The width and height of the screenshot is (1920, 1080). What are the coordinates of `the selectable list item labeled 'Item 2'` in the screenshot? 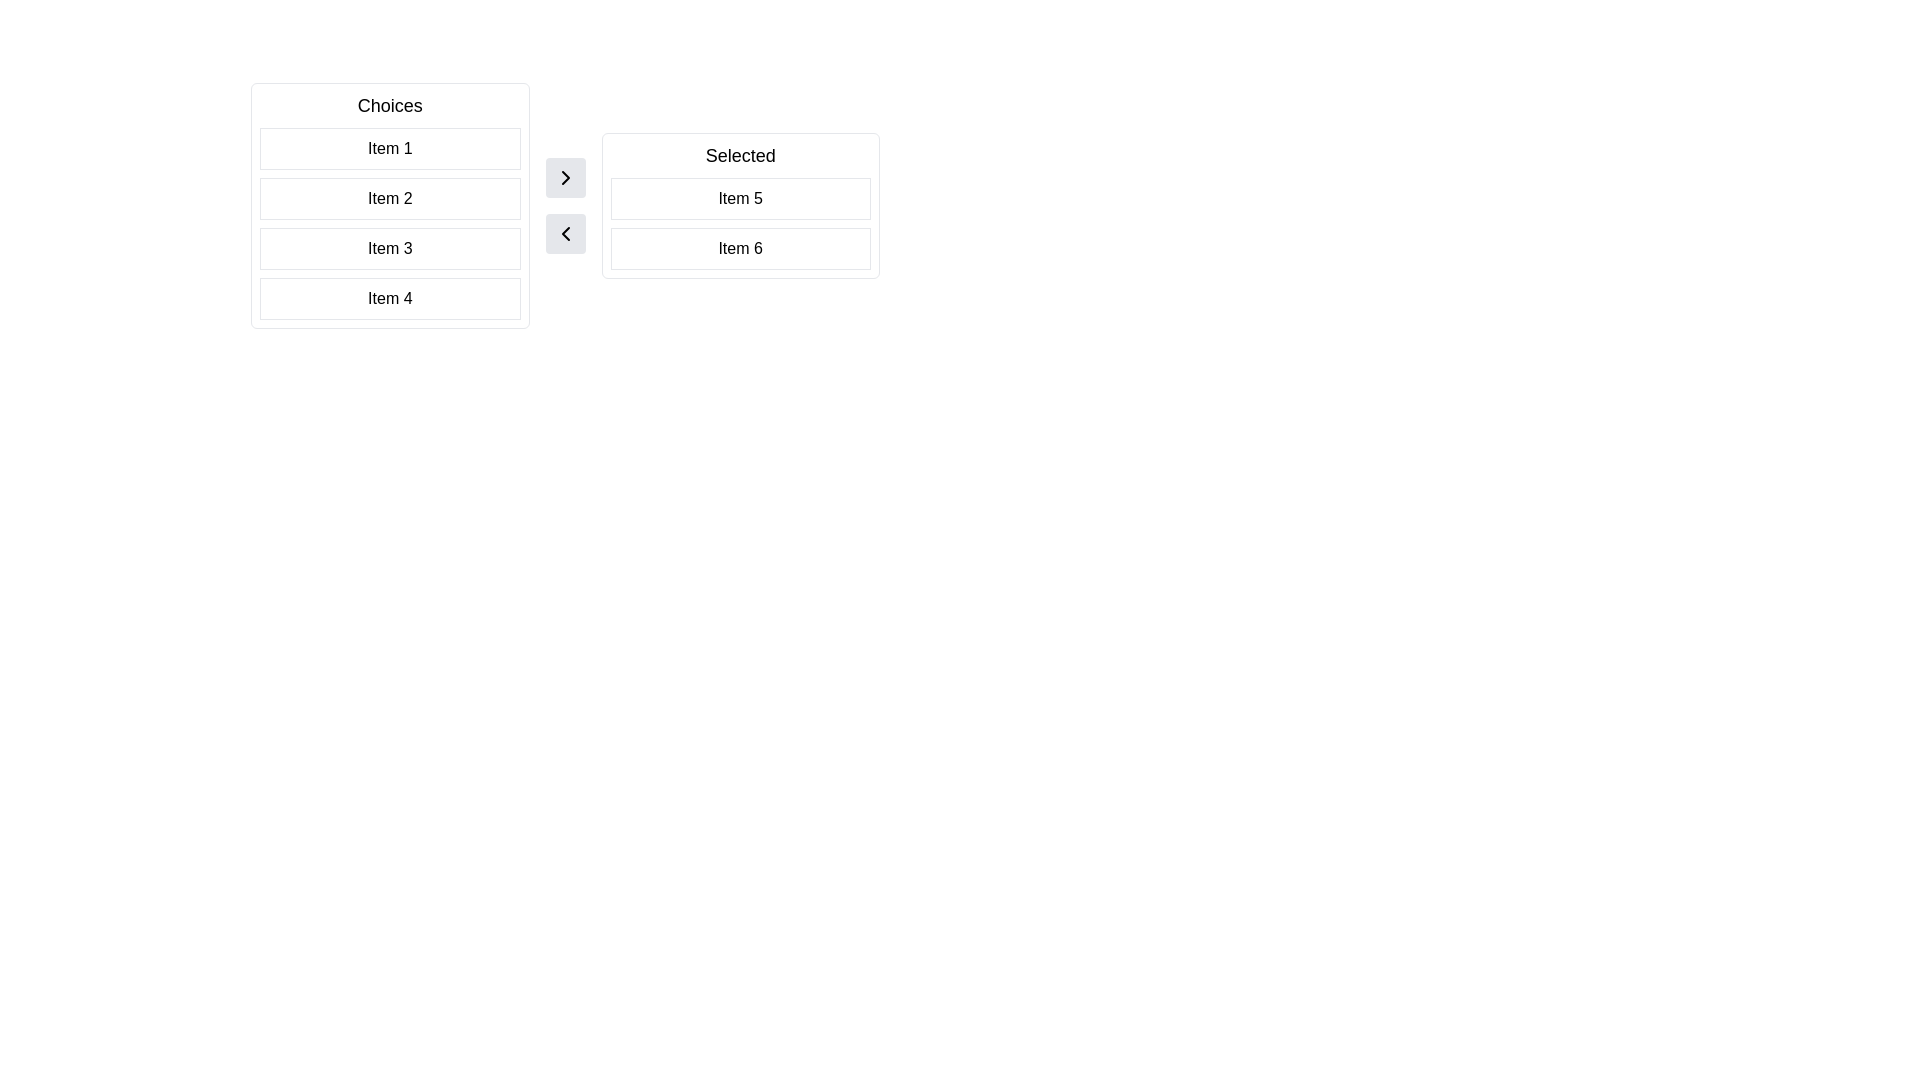 It's located at (390, 199).